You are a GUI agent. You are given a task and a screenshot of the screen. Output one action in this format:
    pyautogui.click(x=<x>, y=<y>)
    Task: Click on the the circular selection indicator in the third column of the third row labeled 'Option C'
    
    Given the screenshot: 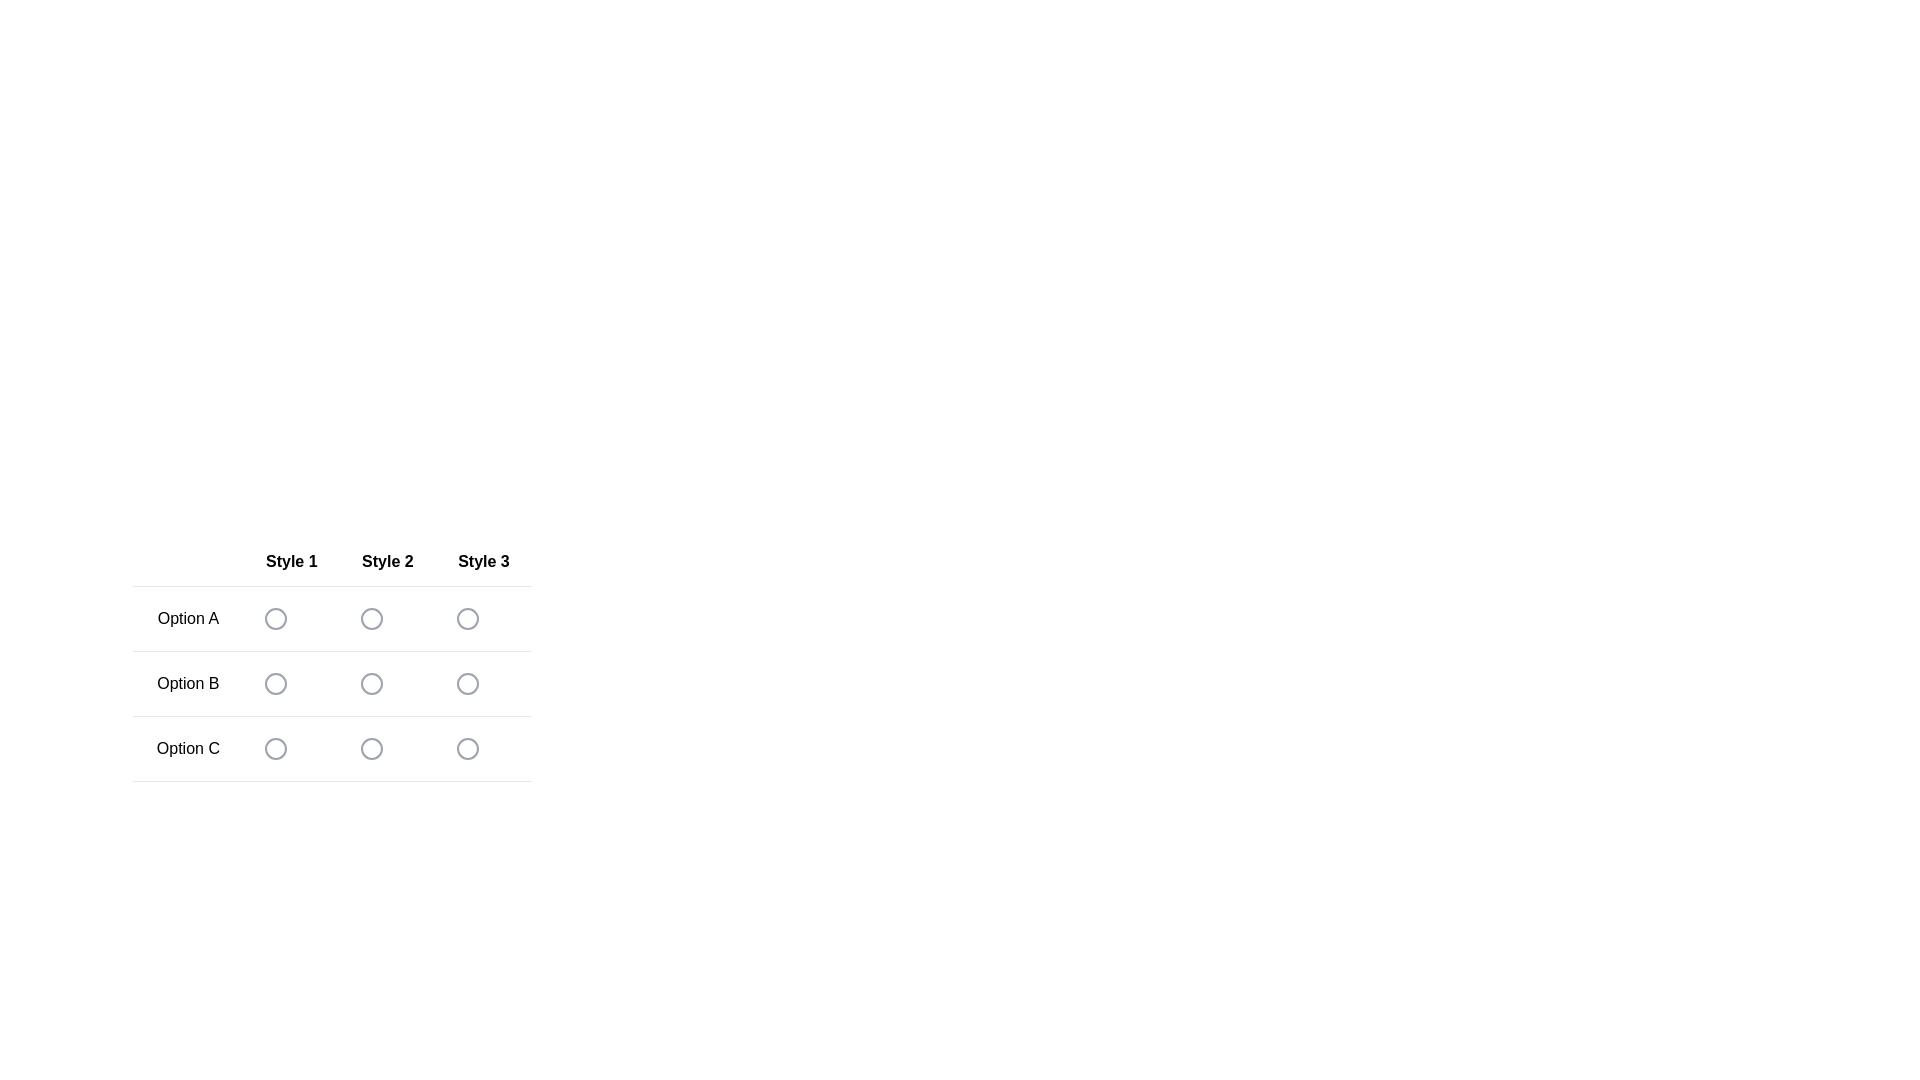 What is the action you would take?
    pyautogui.click(x=466, y=748)
    